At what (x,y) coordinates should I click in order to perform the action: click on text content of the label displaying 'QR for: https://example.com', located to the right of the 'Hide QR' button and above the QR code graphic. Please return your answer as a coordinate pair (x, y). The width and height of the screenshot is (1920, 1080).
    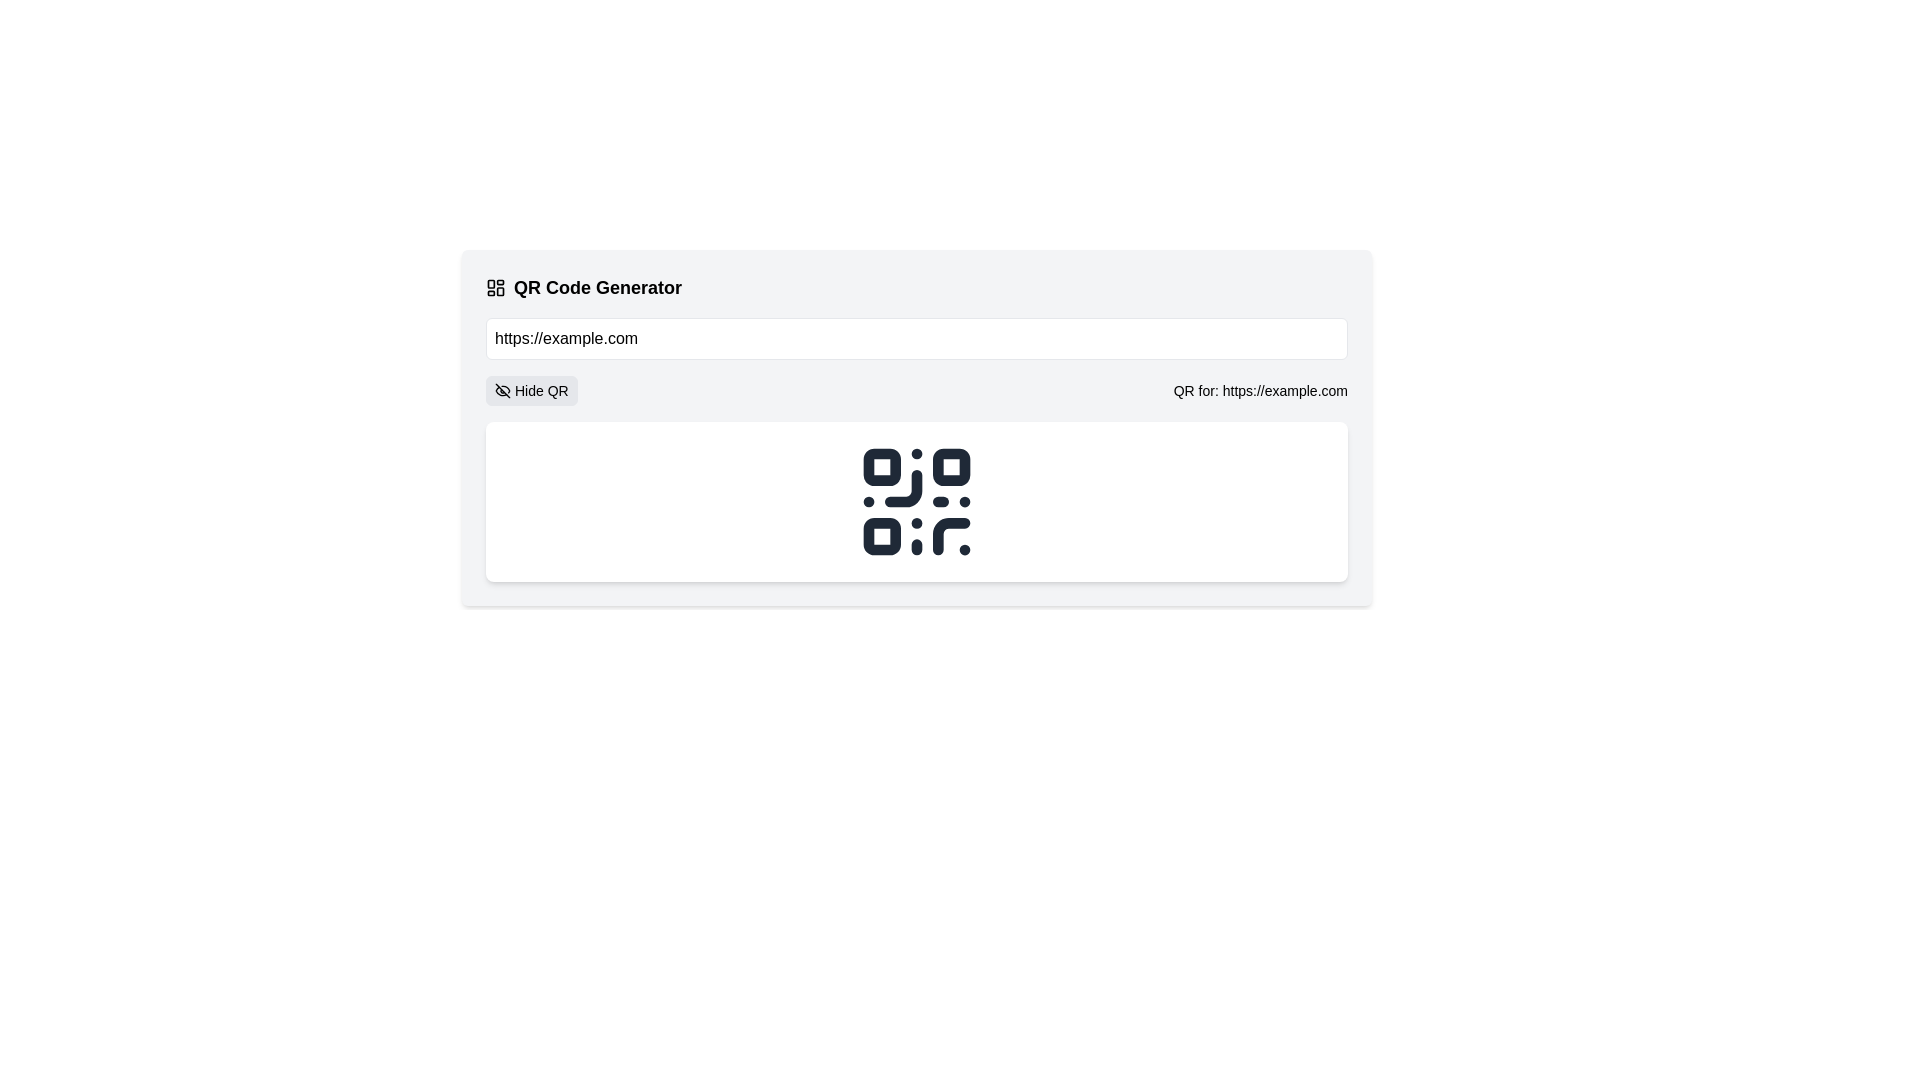
    Looking at the image, I should click on (1259, 390).